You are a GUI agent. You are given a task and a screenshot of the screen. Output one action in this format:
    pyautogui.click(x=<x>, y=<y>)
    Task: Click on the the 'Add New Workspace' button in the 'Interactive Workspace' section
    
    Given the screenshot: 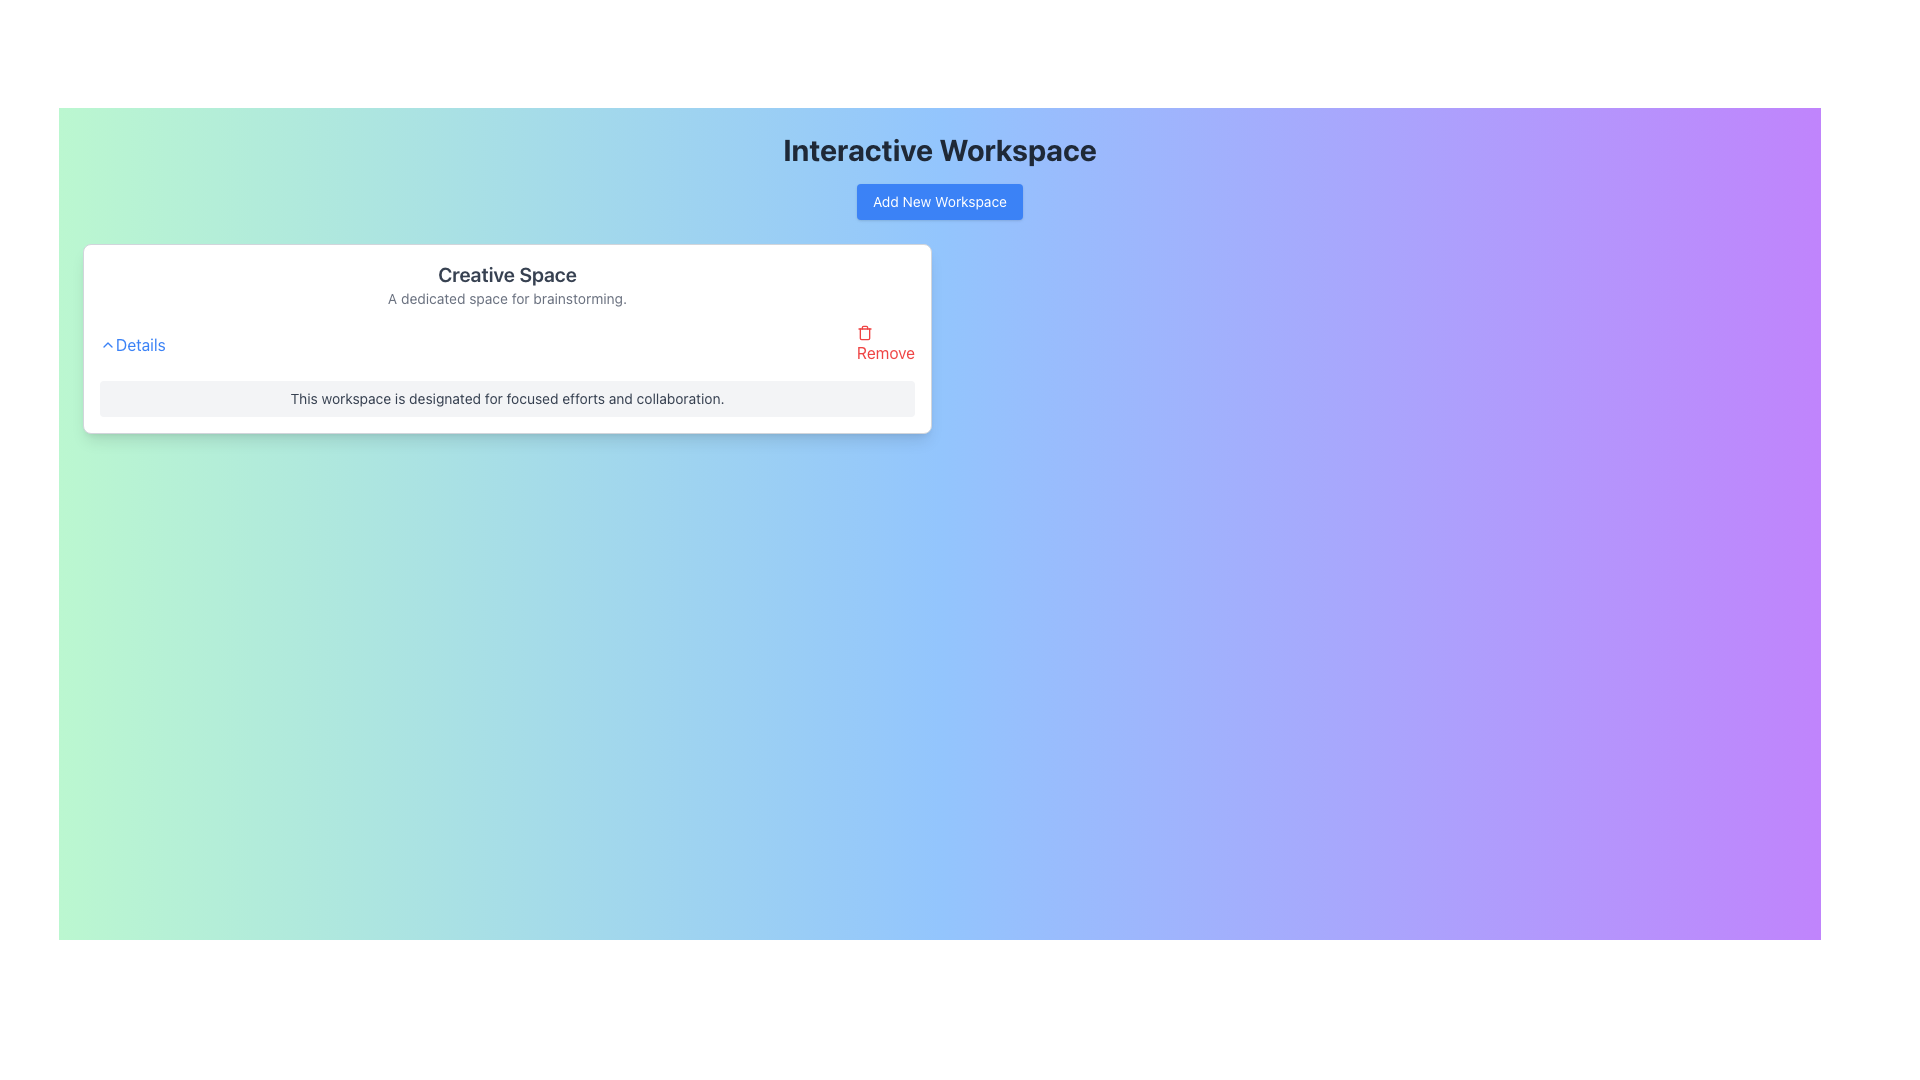 What is the action you would take?
    pyautogui.click(x=939, y=175)
    